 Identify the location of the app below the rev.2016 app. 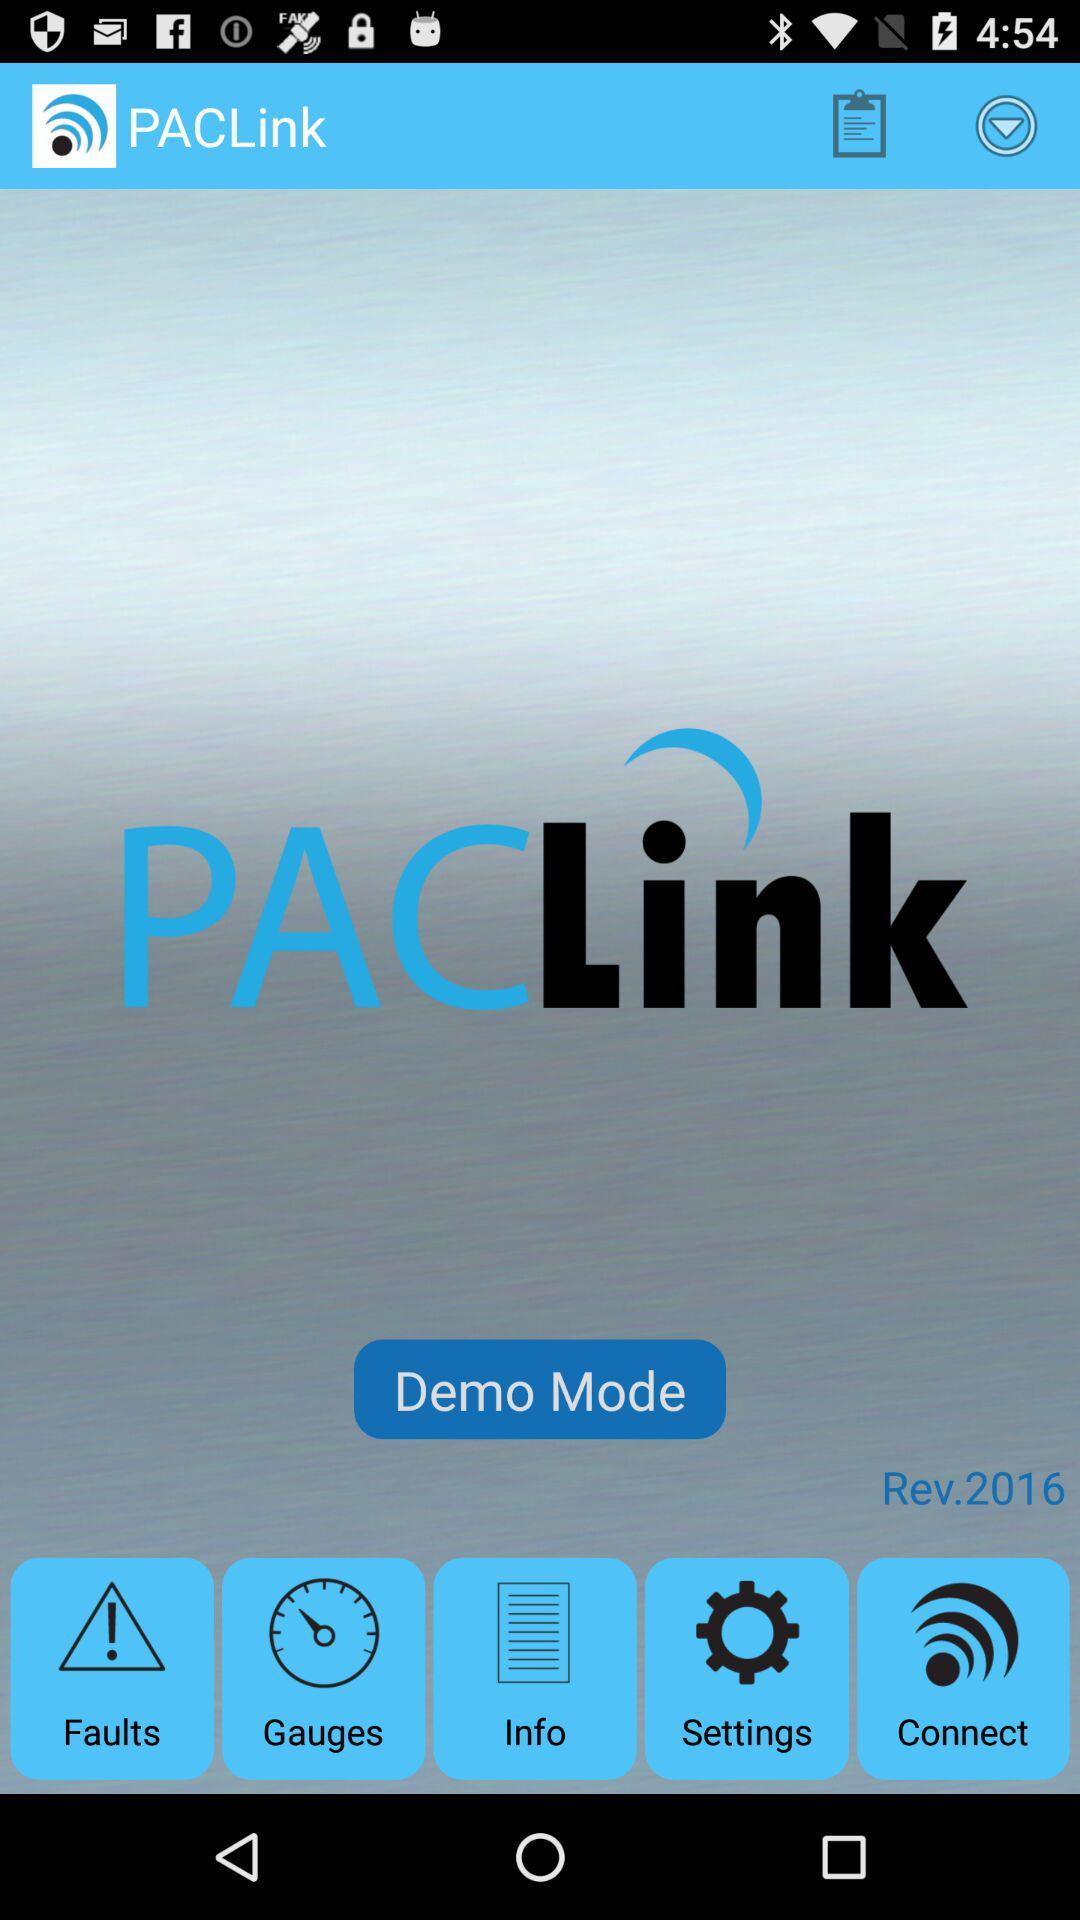
(962, 1668).